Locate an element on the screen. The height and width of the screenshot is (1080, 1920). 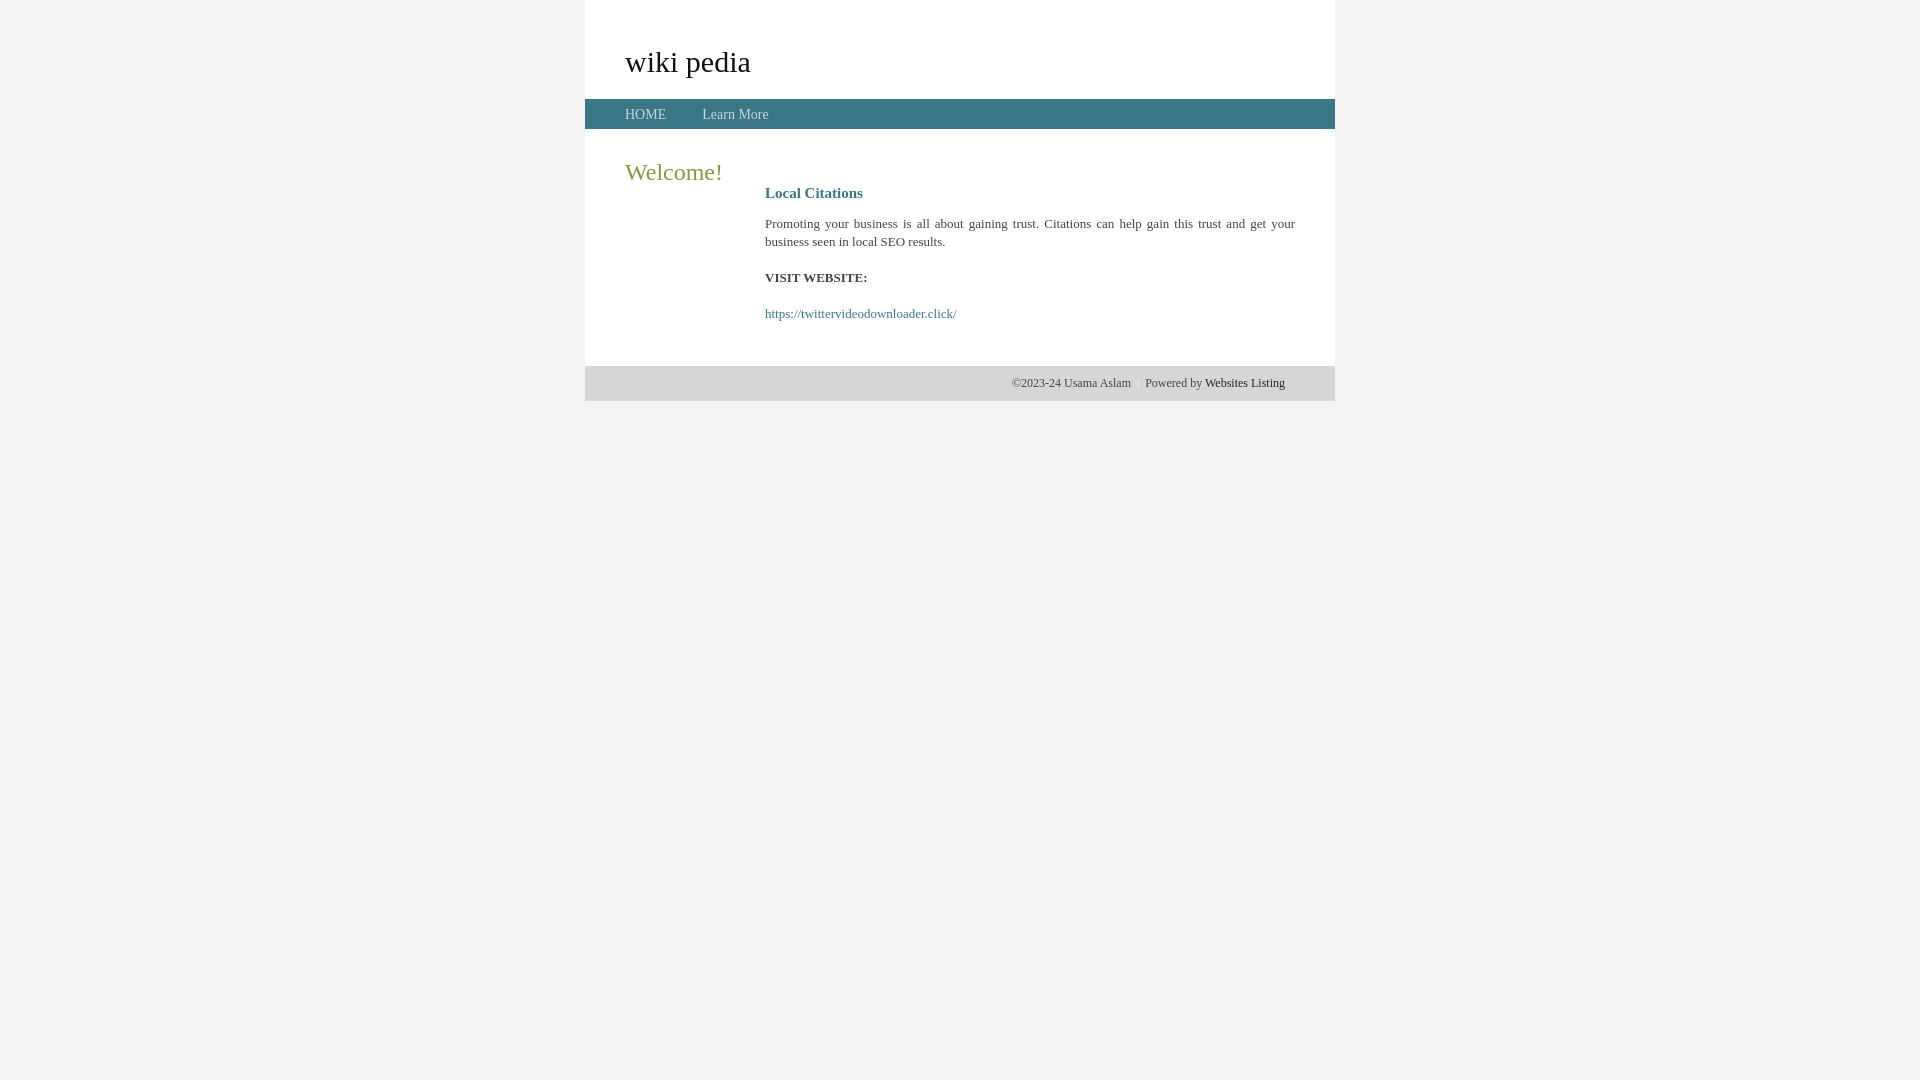
'Websites Listing' is located at coordinates (1243, 382).